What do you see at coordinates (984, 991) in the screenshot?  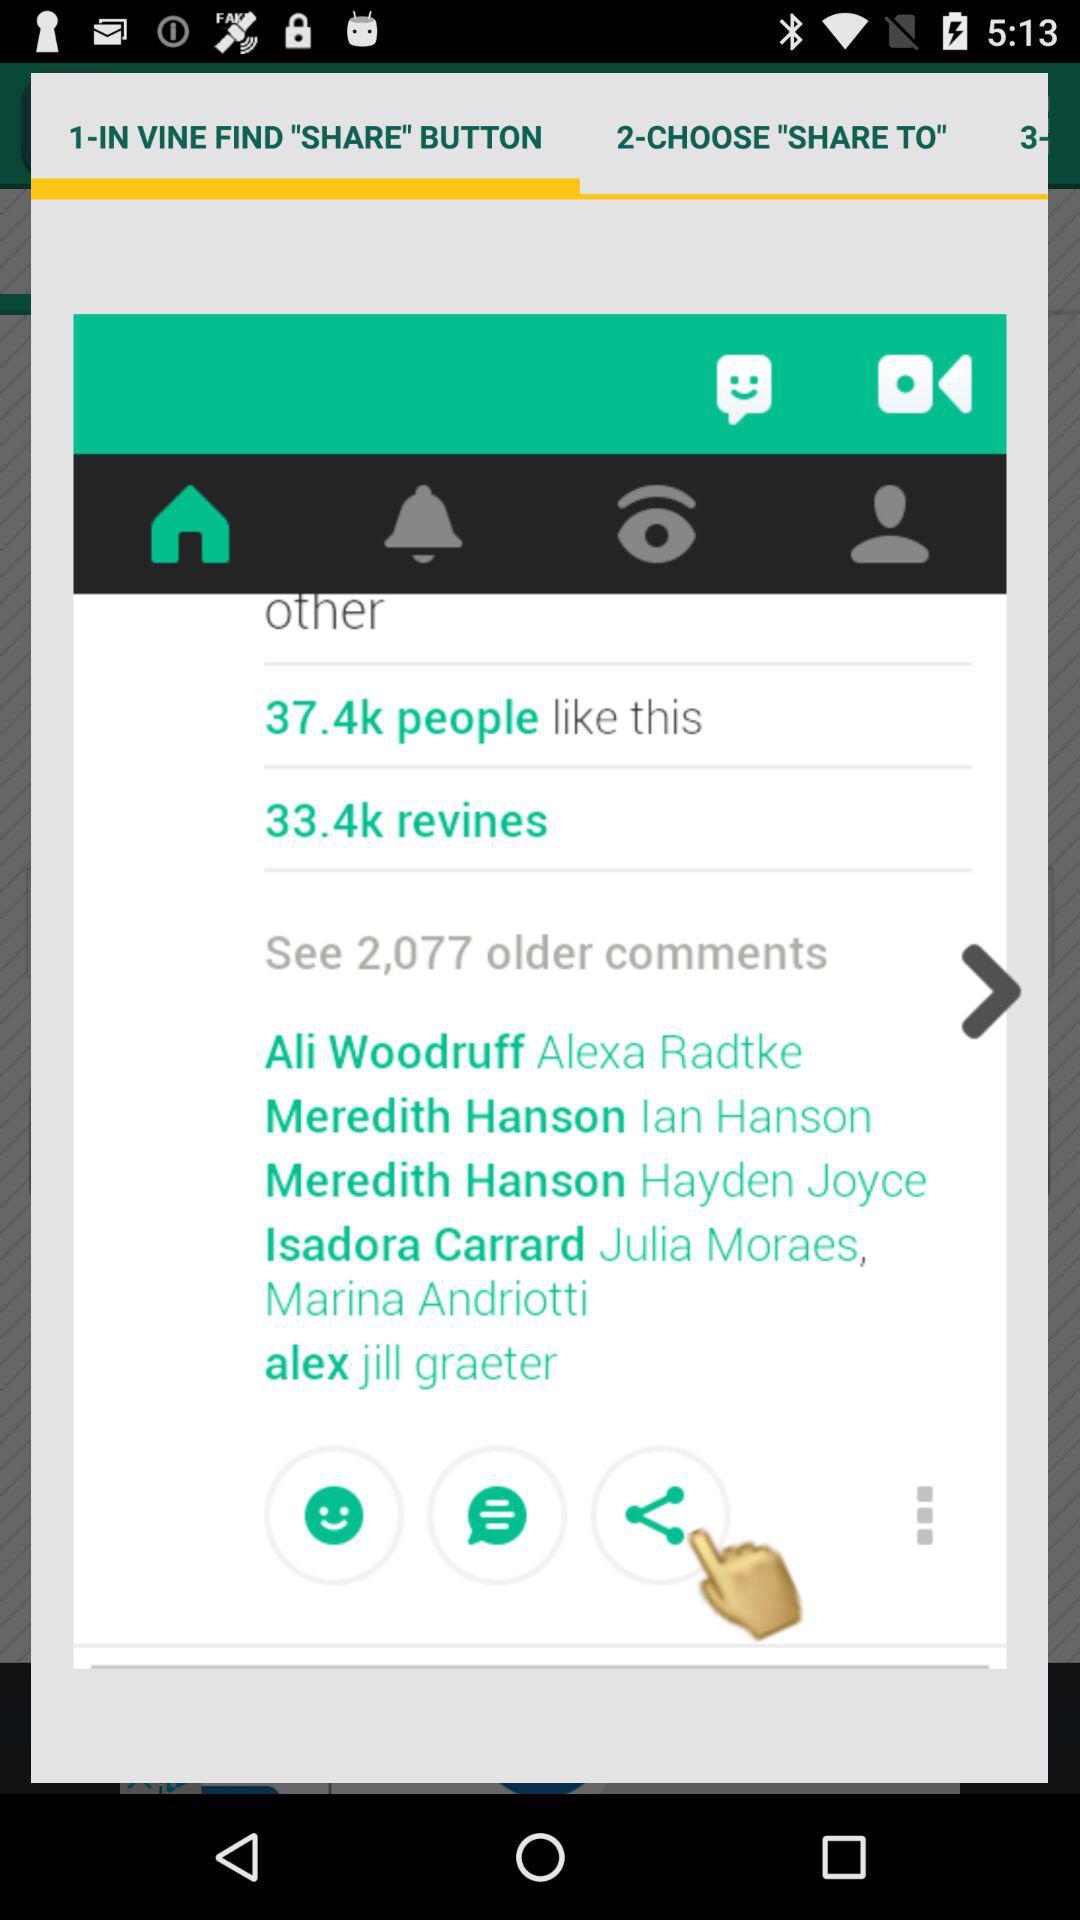 I see `go forward` at bounding box center [984, 991].